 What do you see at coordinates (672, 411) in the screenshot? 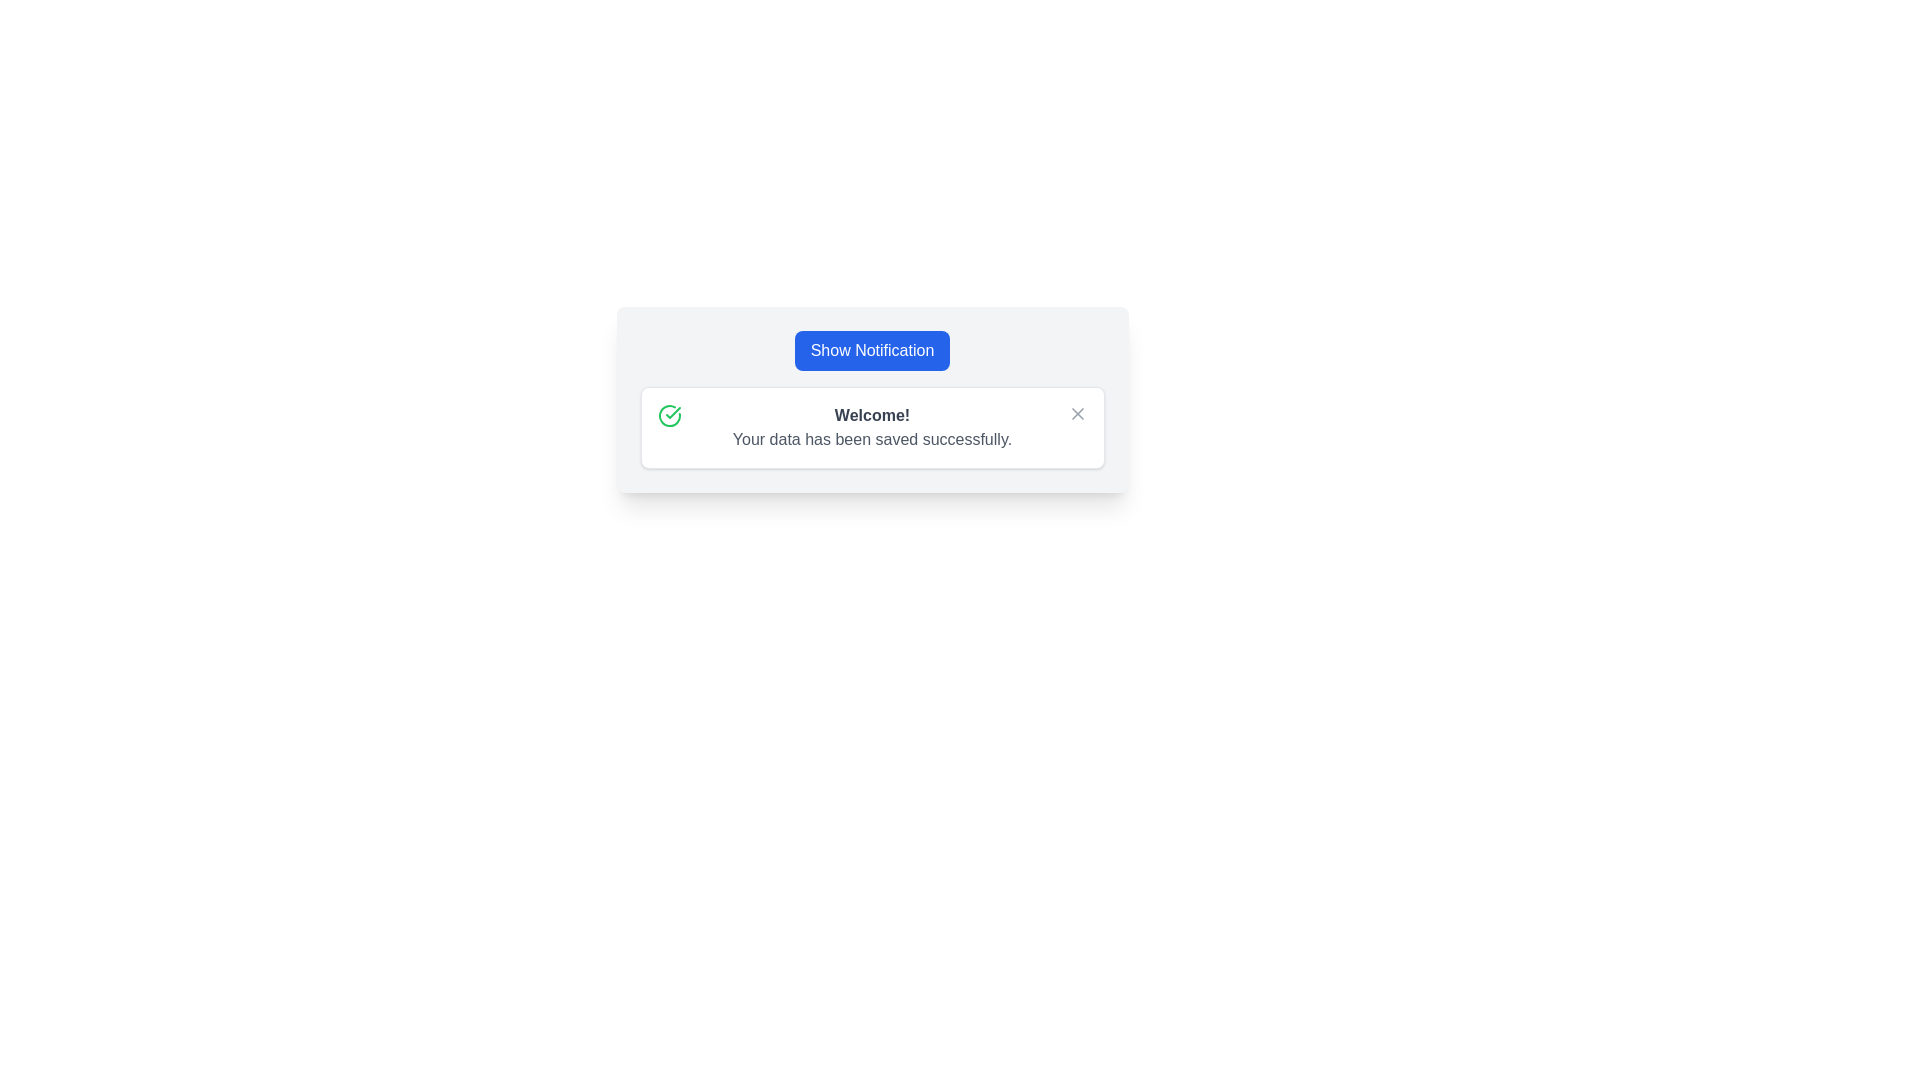
I see `the green circular icon that contains a checkmark, which signifies success or completion in the notification message area` at bounding box center [672, 411].